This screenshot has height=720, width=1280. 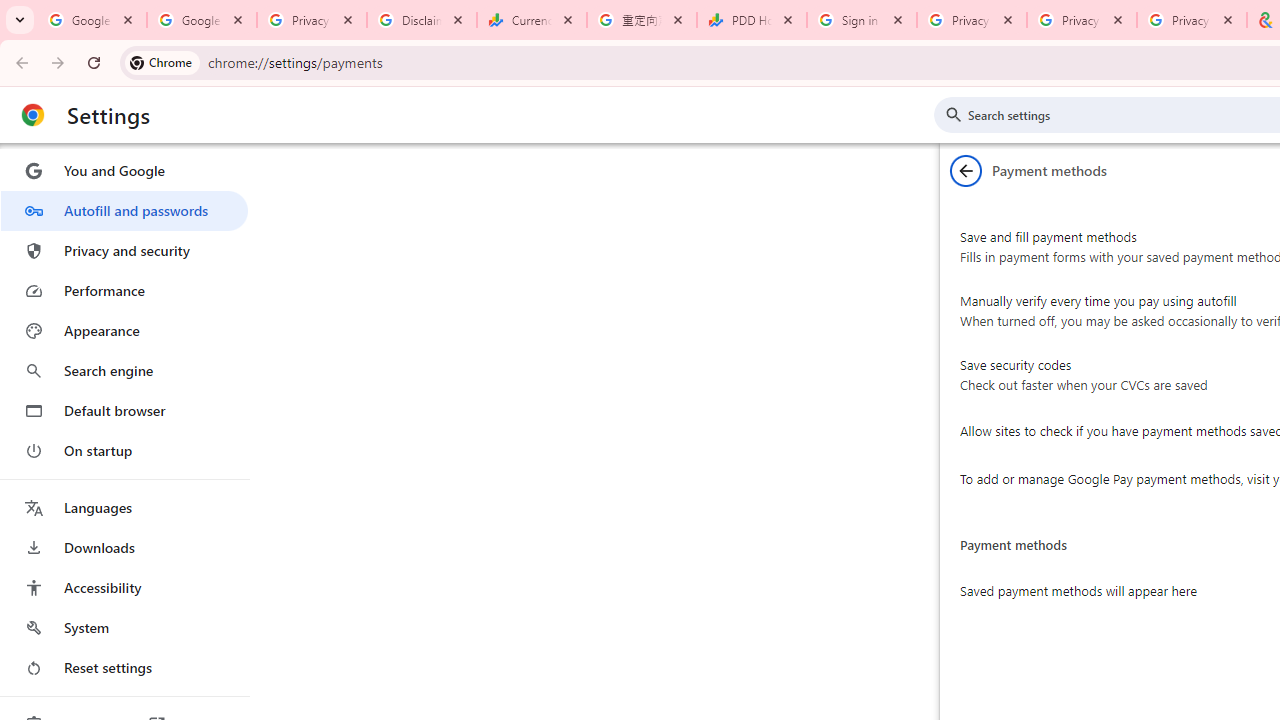 What do you see at coordinates (123, 410) in the screenshot?
I see `'Default browser'` at bounding box center [123, 410].